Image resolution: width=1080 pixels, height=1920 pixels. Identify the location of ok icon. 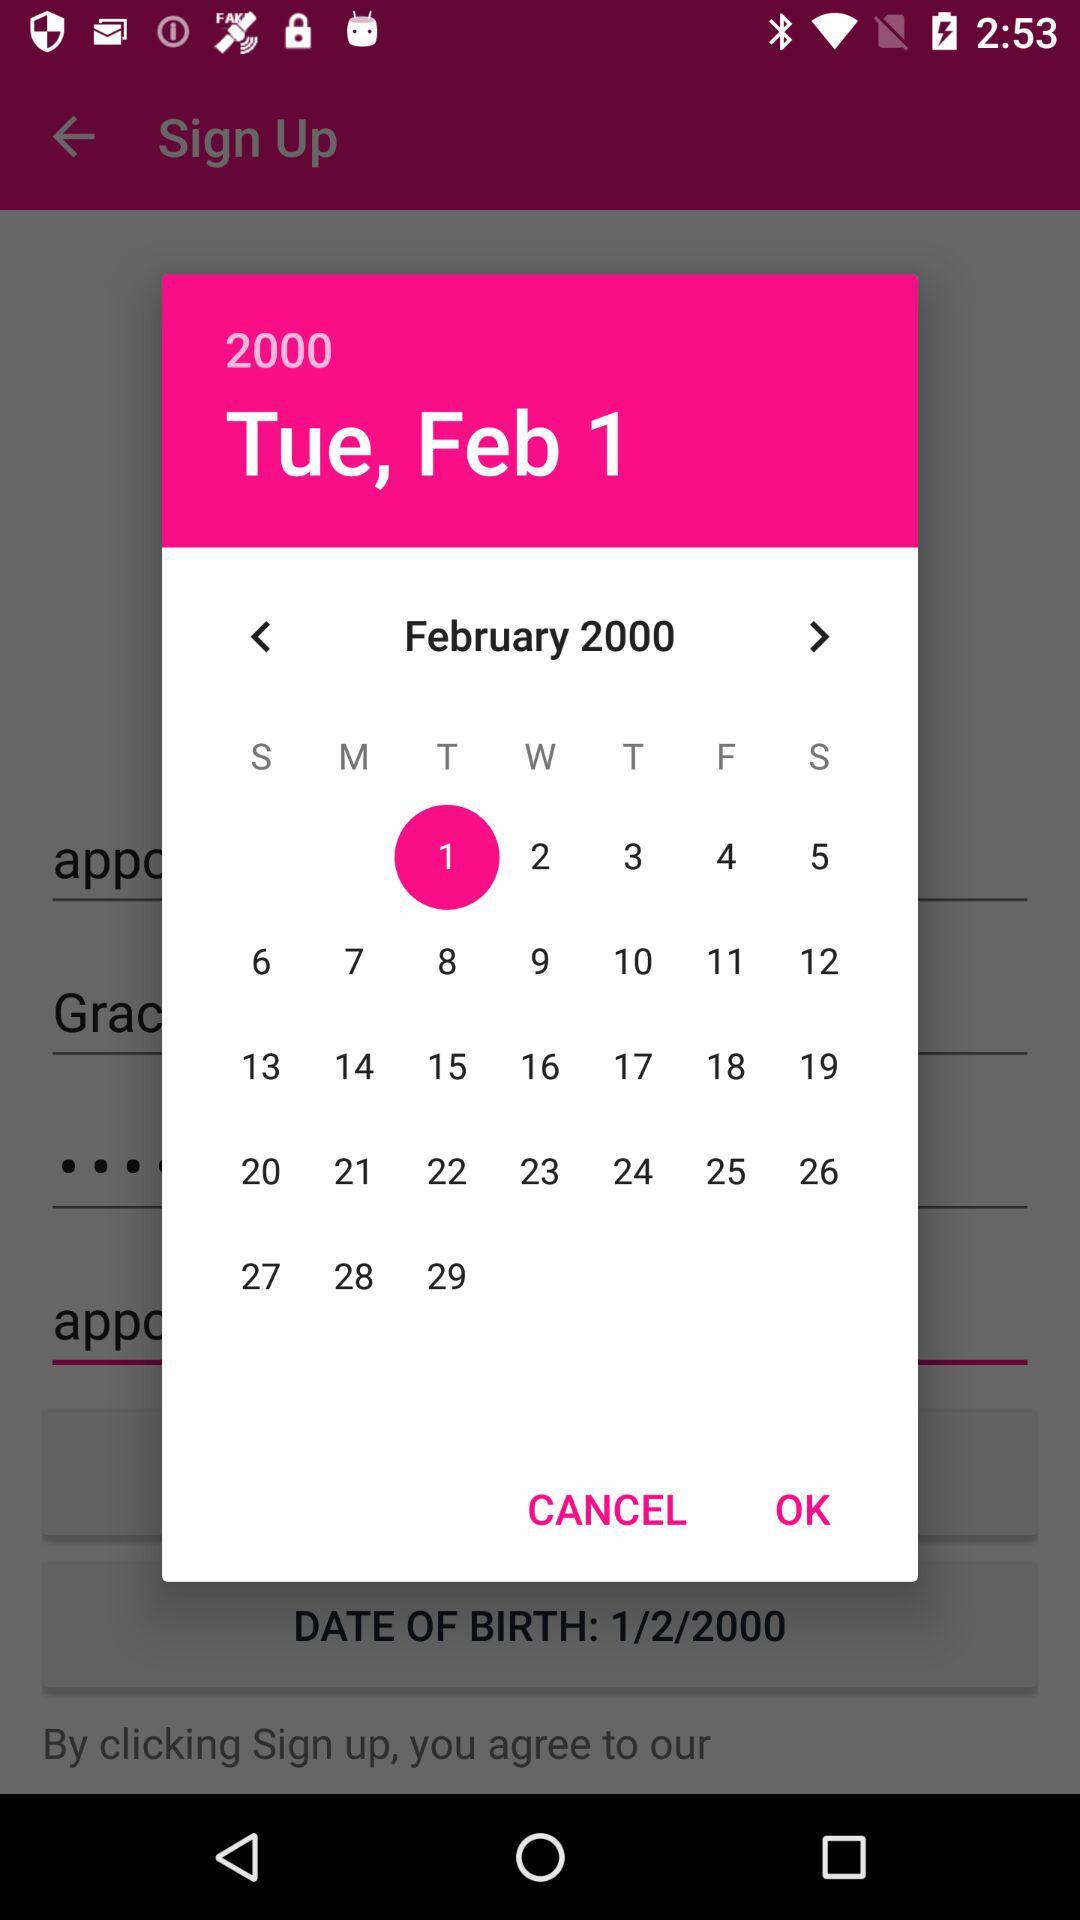
(801, 1508).